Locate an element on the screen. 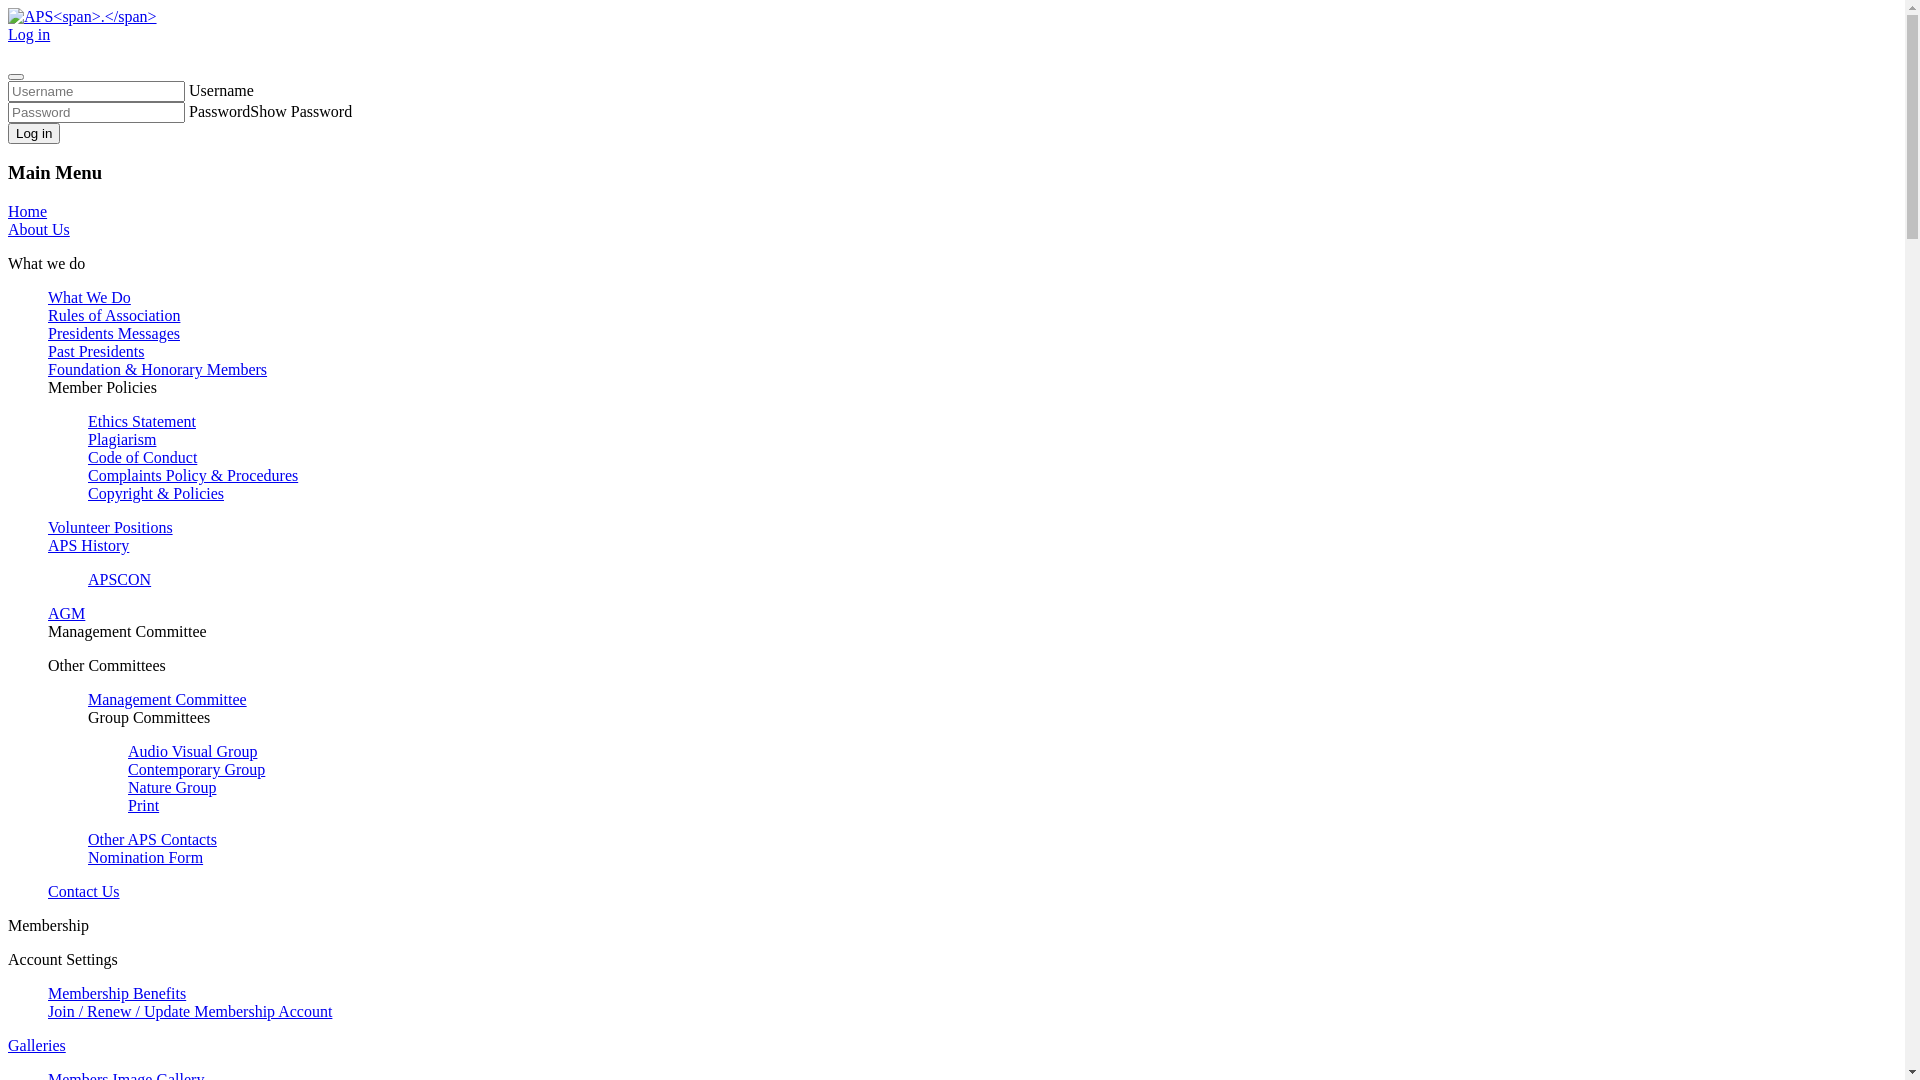 The image size is (1920, 1080). 'Foundation & Honorary Members' is located at coordinates (156, 369).